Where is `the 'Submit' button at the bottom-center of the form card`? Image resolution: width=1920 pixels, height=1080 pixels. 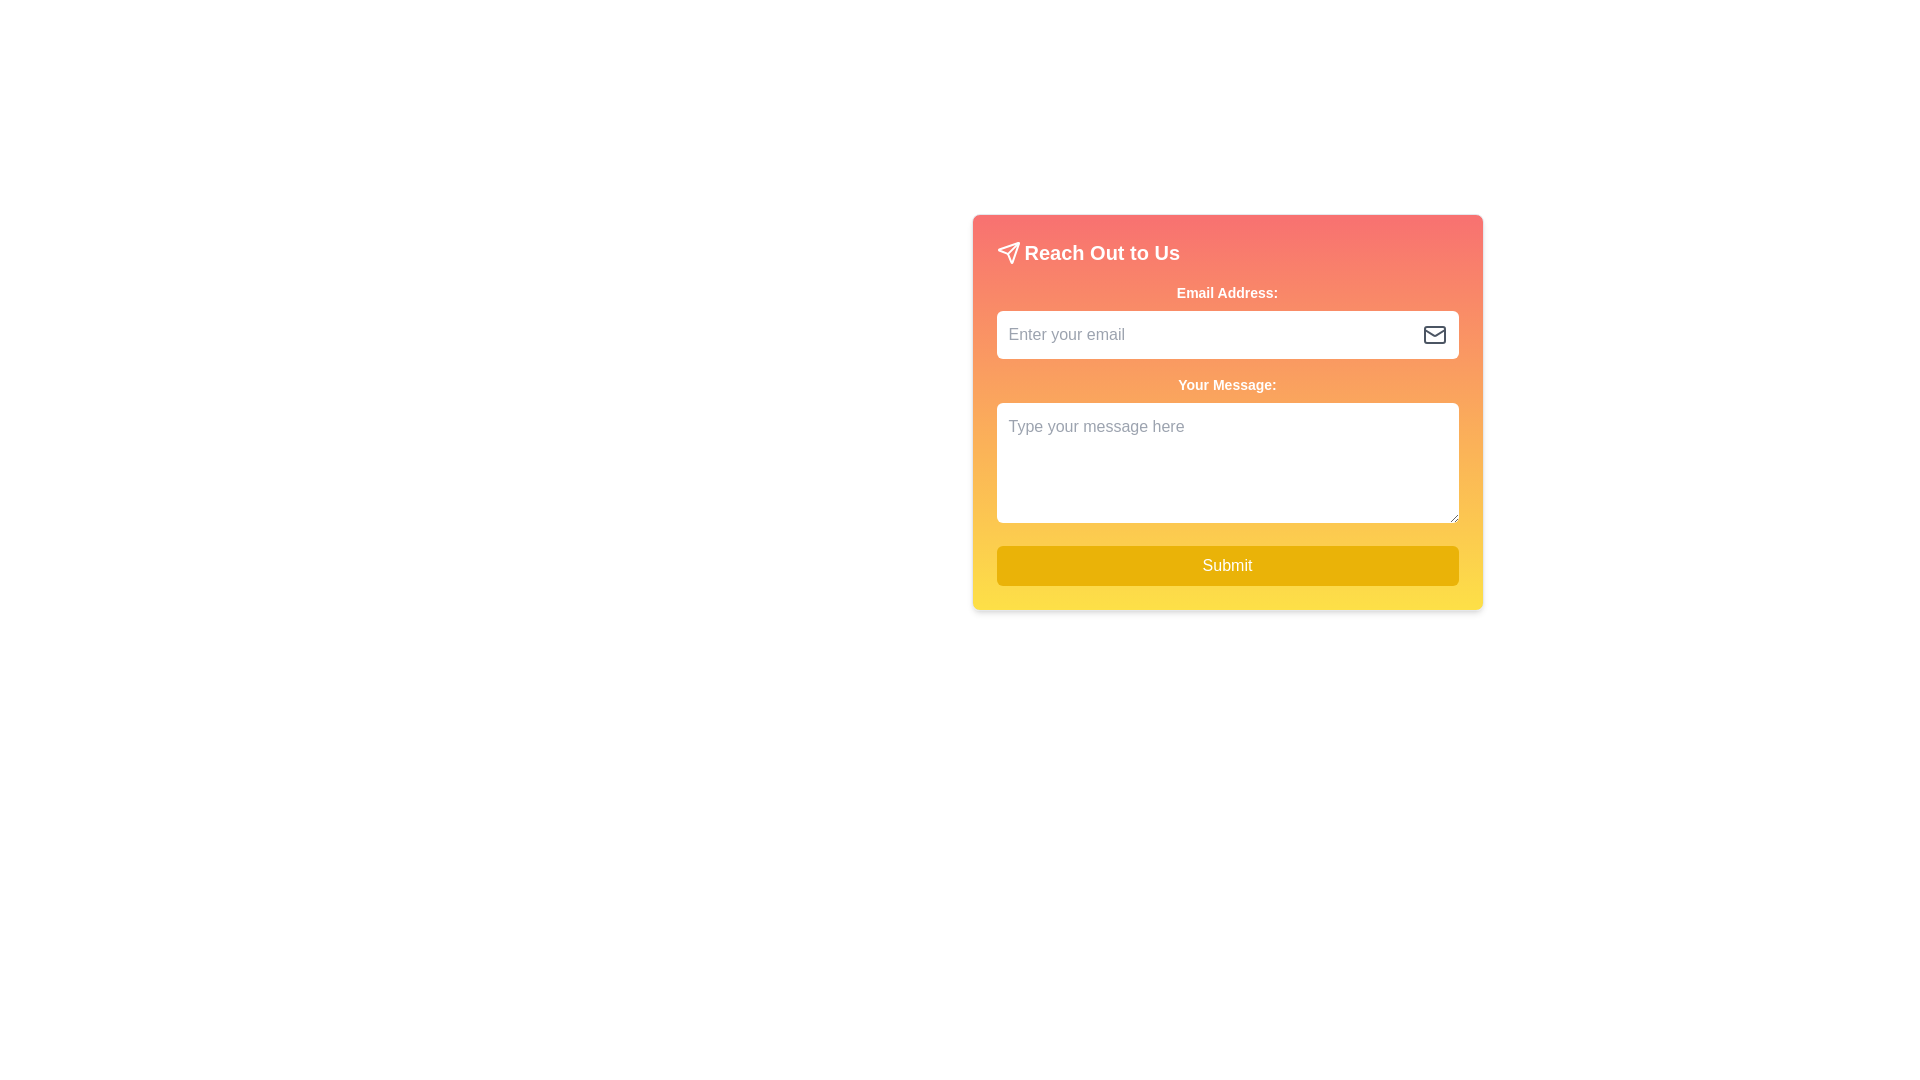
the 'Submit' button at the bottom-center of the form card is located at coordinates (1226, 566).